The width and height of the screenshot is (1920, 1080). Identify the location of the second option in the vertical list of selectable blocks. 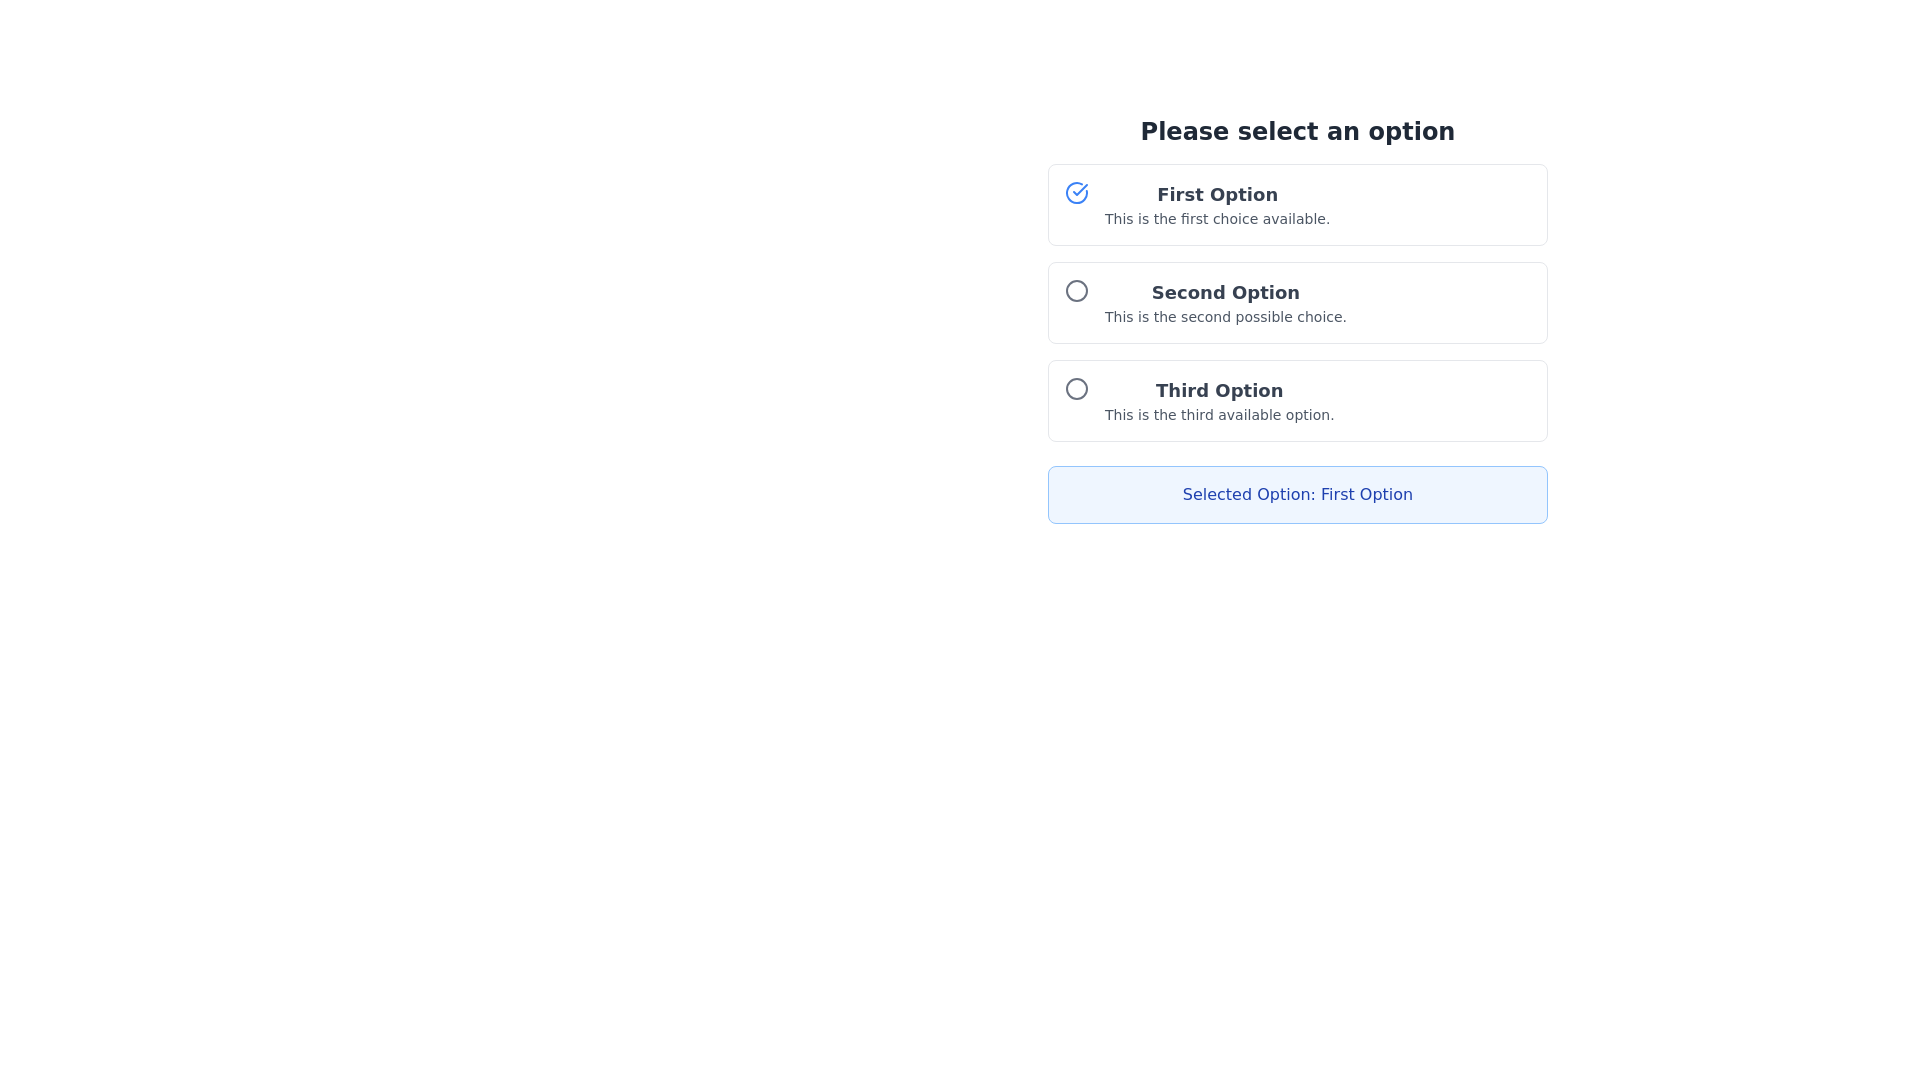
(1297, 319).